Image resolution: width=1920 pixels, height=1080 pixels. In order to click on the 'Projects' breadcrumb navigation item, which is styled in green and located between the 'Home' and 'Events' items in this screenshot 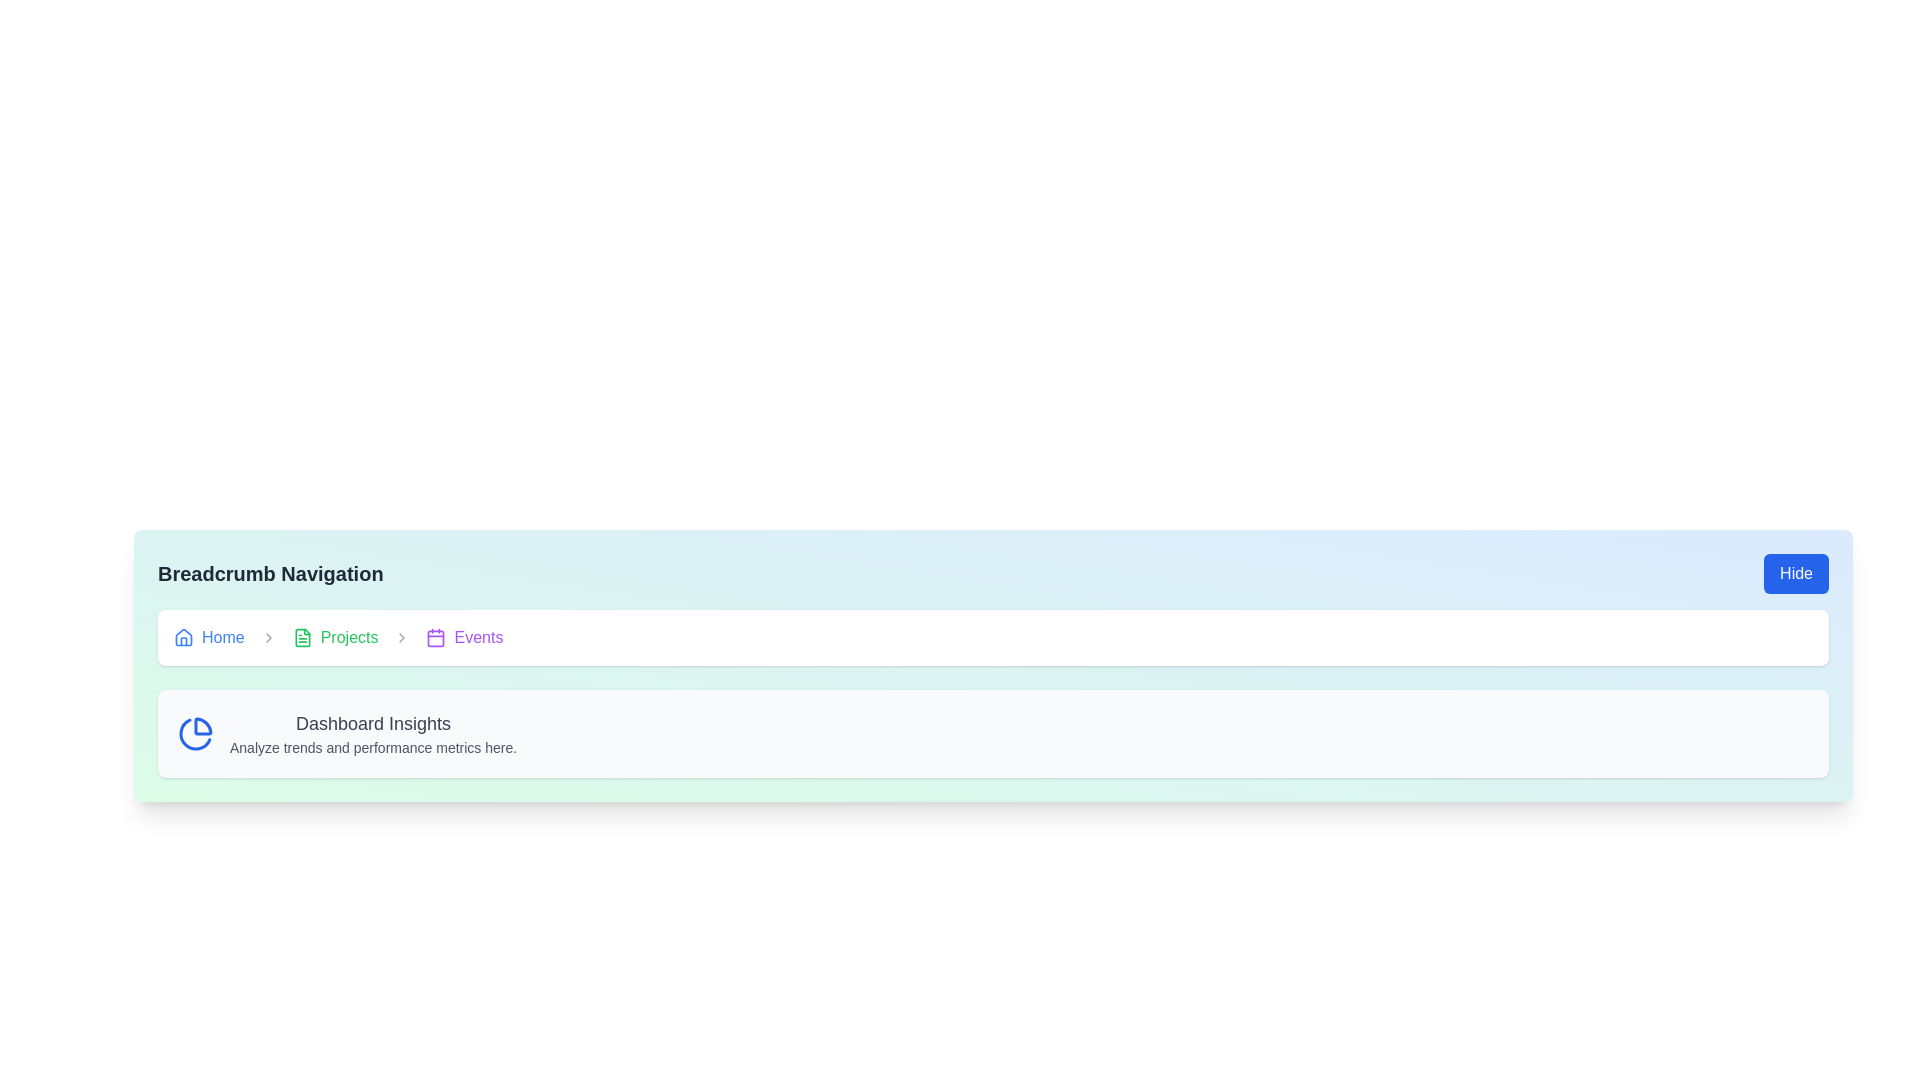, I will do `click(335, 637)`.